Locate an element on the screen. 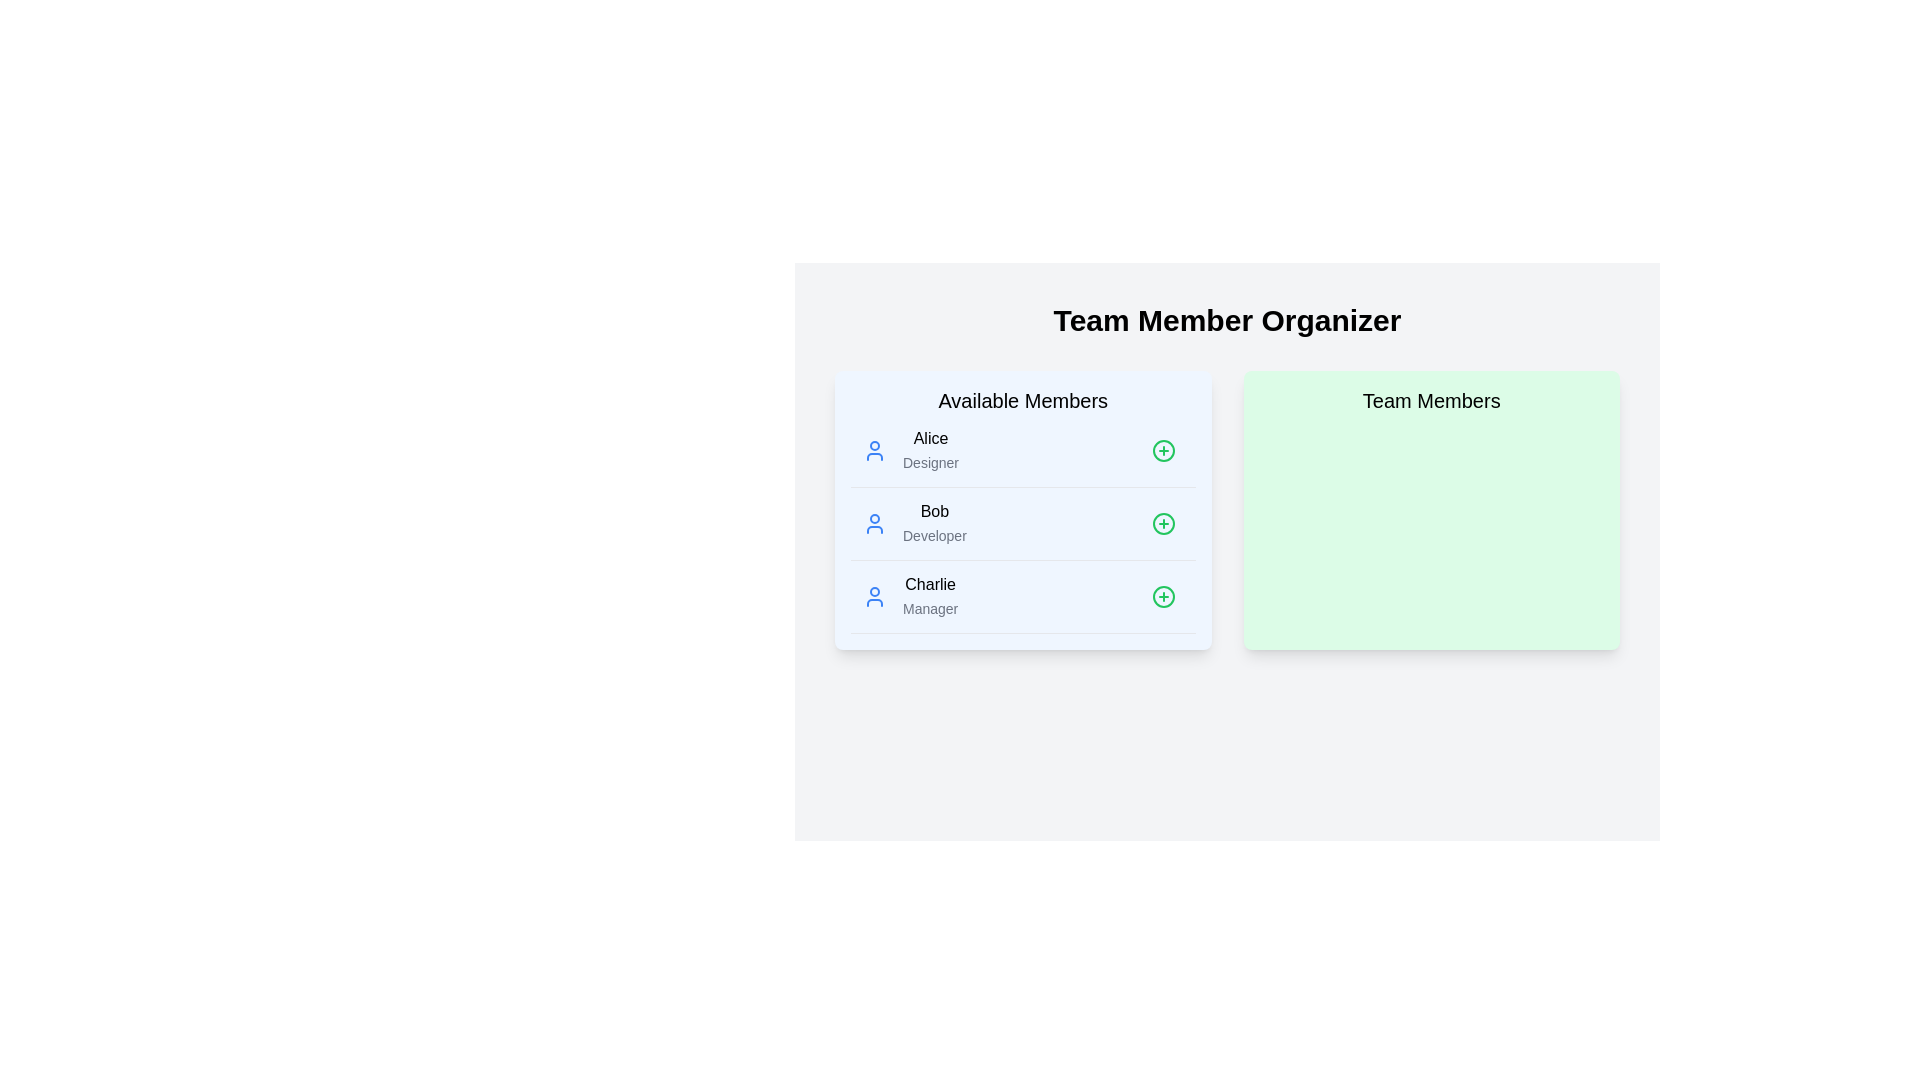  text header that says 'Team Member Organizer,' which is styled in bold and large font, located at the top of the main content area is located at coordinates (1226, 319).